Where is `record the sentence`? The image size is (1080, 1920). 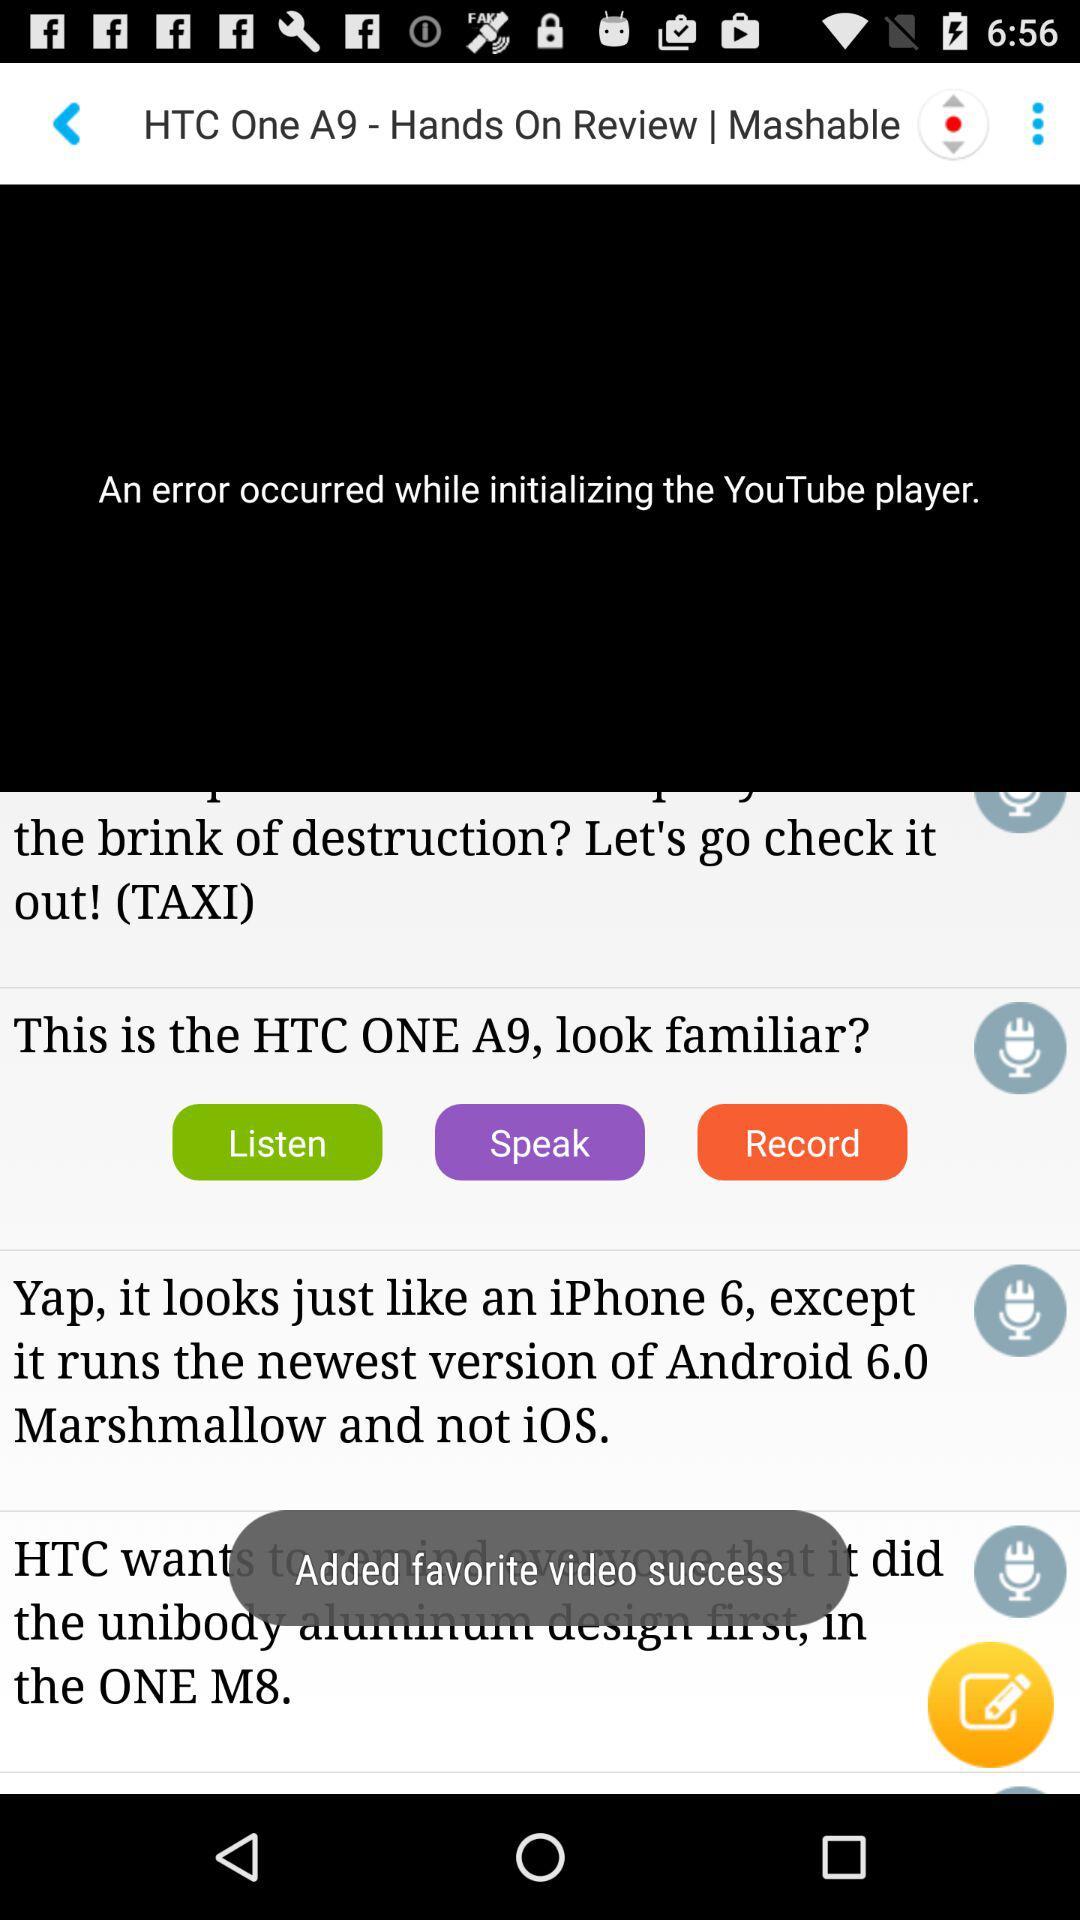 record the sentence is located at coordinates (1020, 1310).